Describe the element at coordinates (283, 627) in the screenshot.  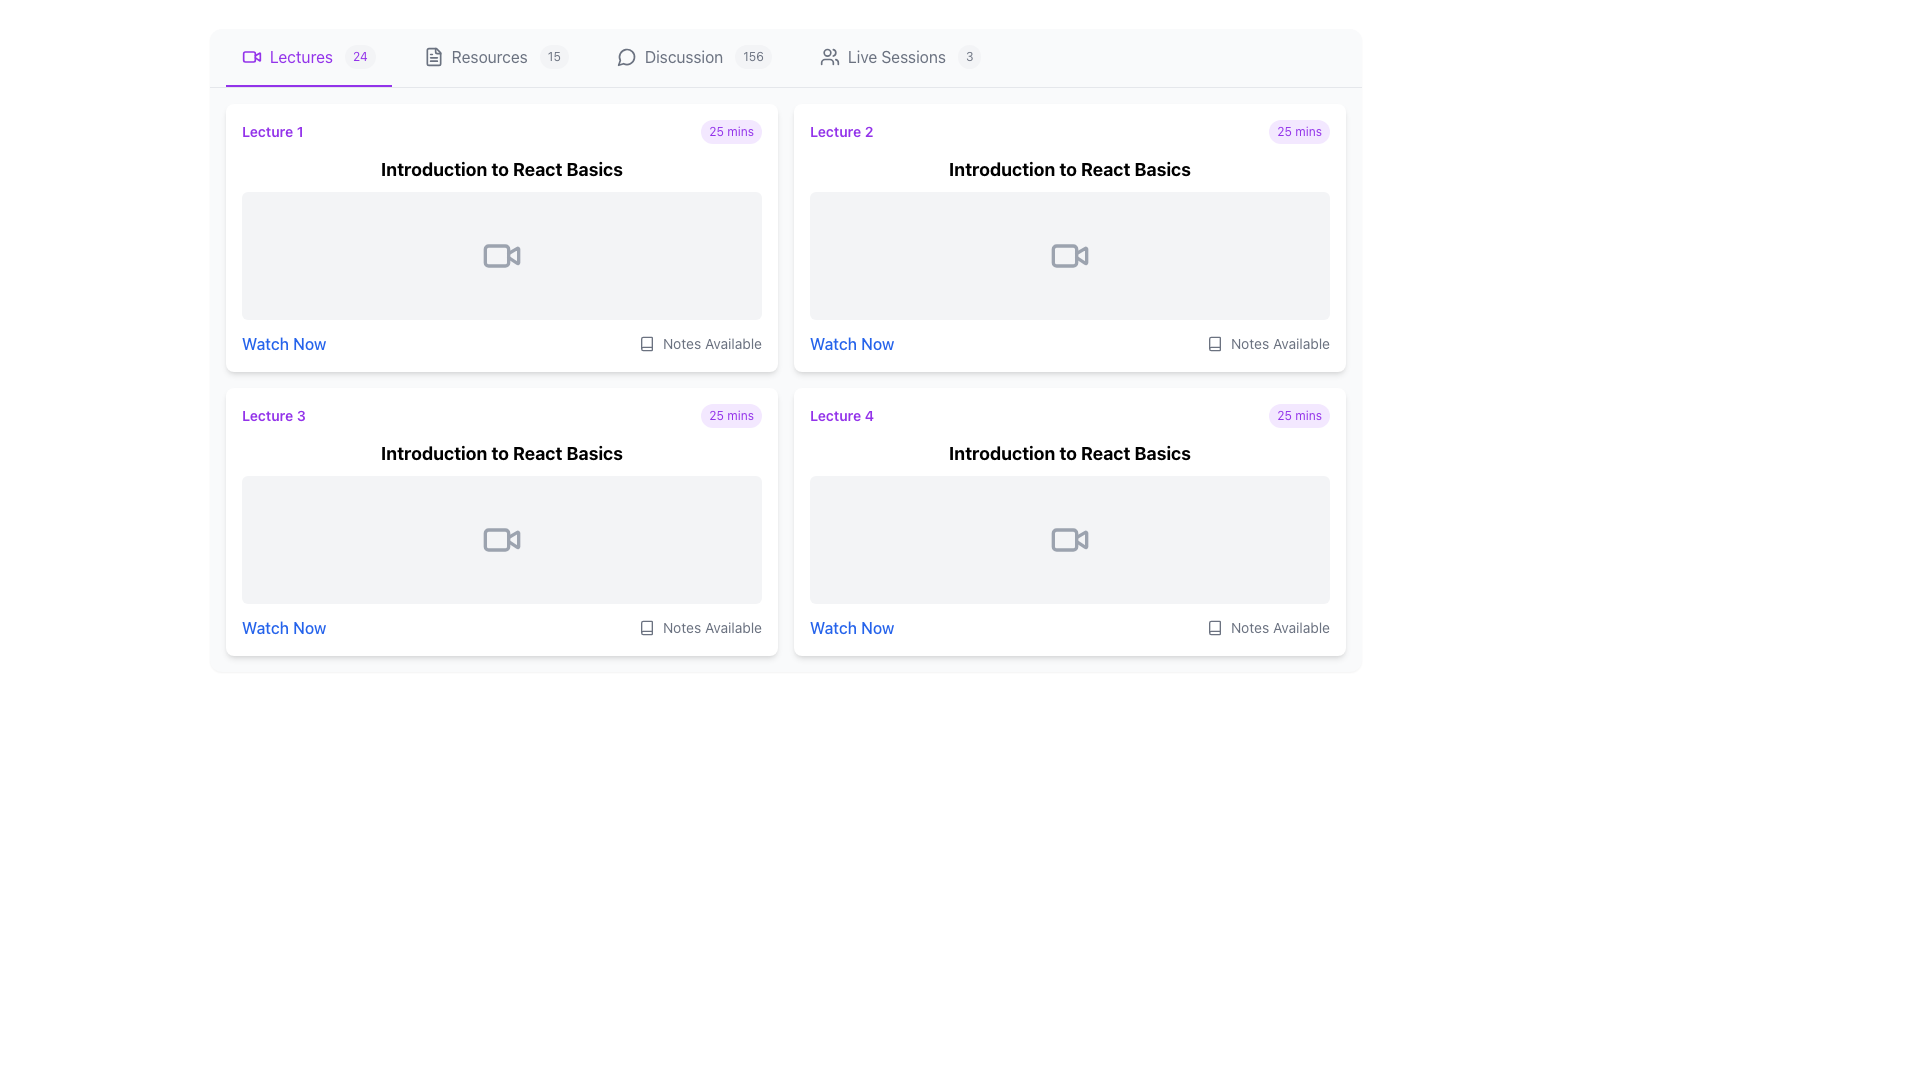
I see `the leftmost hyperlink that invites the user to watch a specific lecture, located before the 'Notes Available' text and icon` at that location.